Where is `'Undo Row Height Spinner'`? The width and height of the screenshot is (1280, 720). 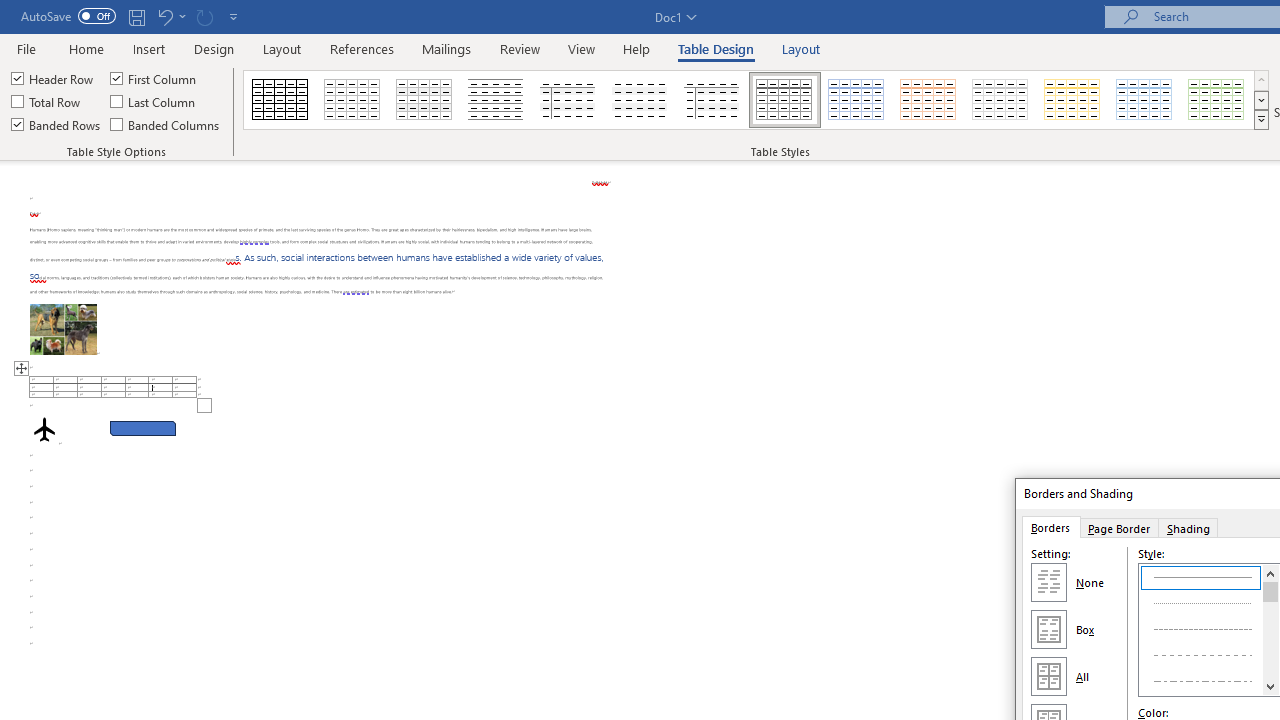 'Undo Row Height Spinner' is located at coordinates (164, 16).